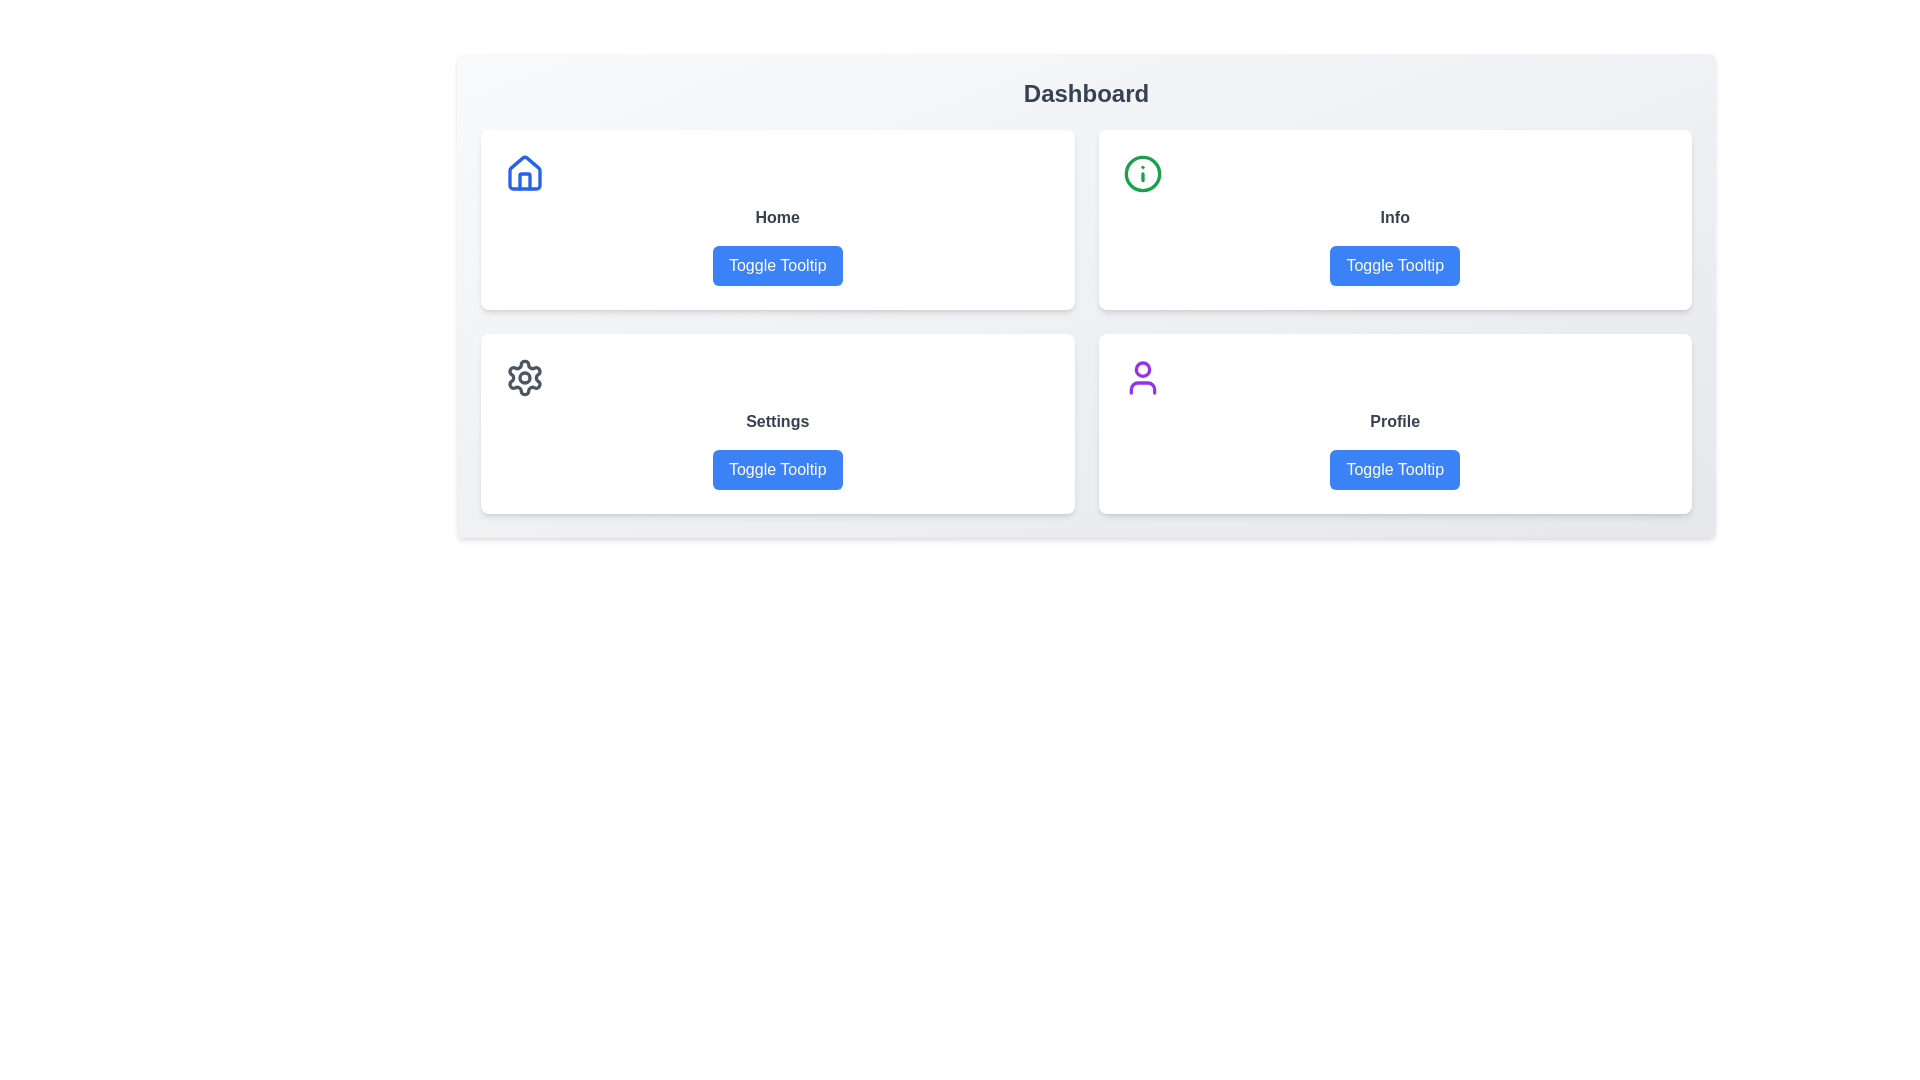 Image resolution: width=1920 pixels, height=1080 pixels. Describe the element at coordinates (776, 420) in the screenshot. I see `the label indicating 'Settings' located in the second card of the second row, positioned above the 'Toggle Tooltip' button` at that location.